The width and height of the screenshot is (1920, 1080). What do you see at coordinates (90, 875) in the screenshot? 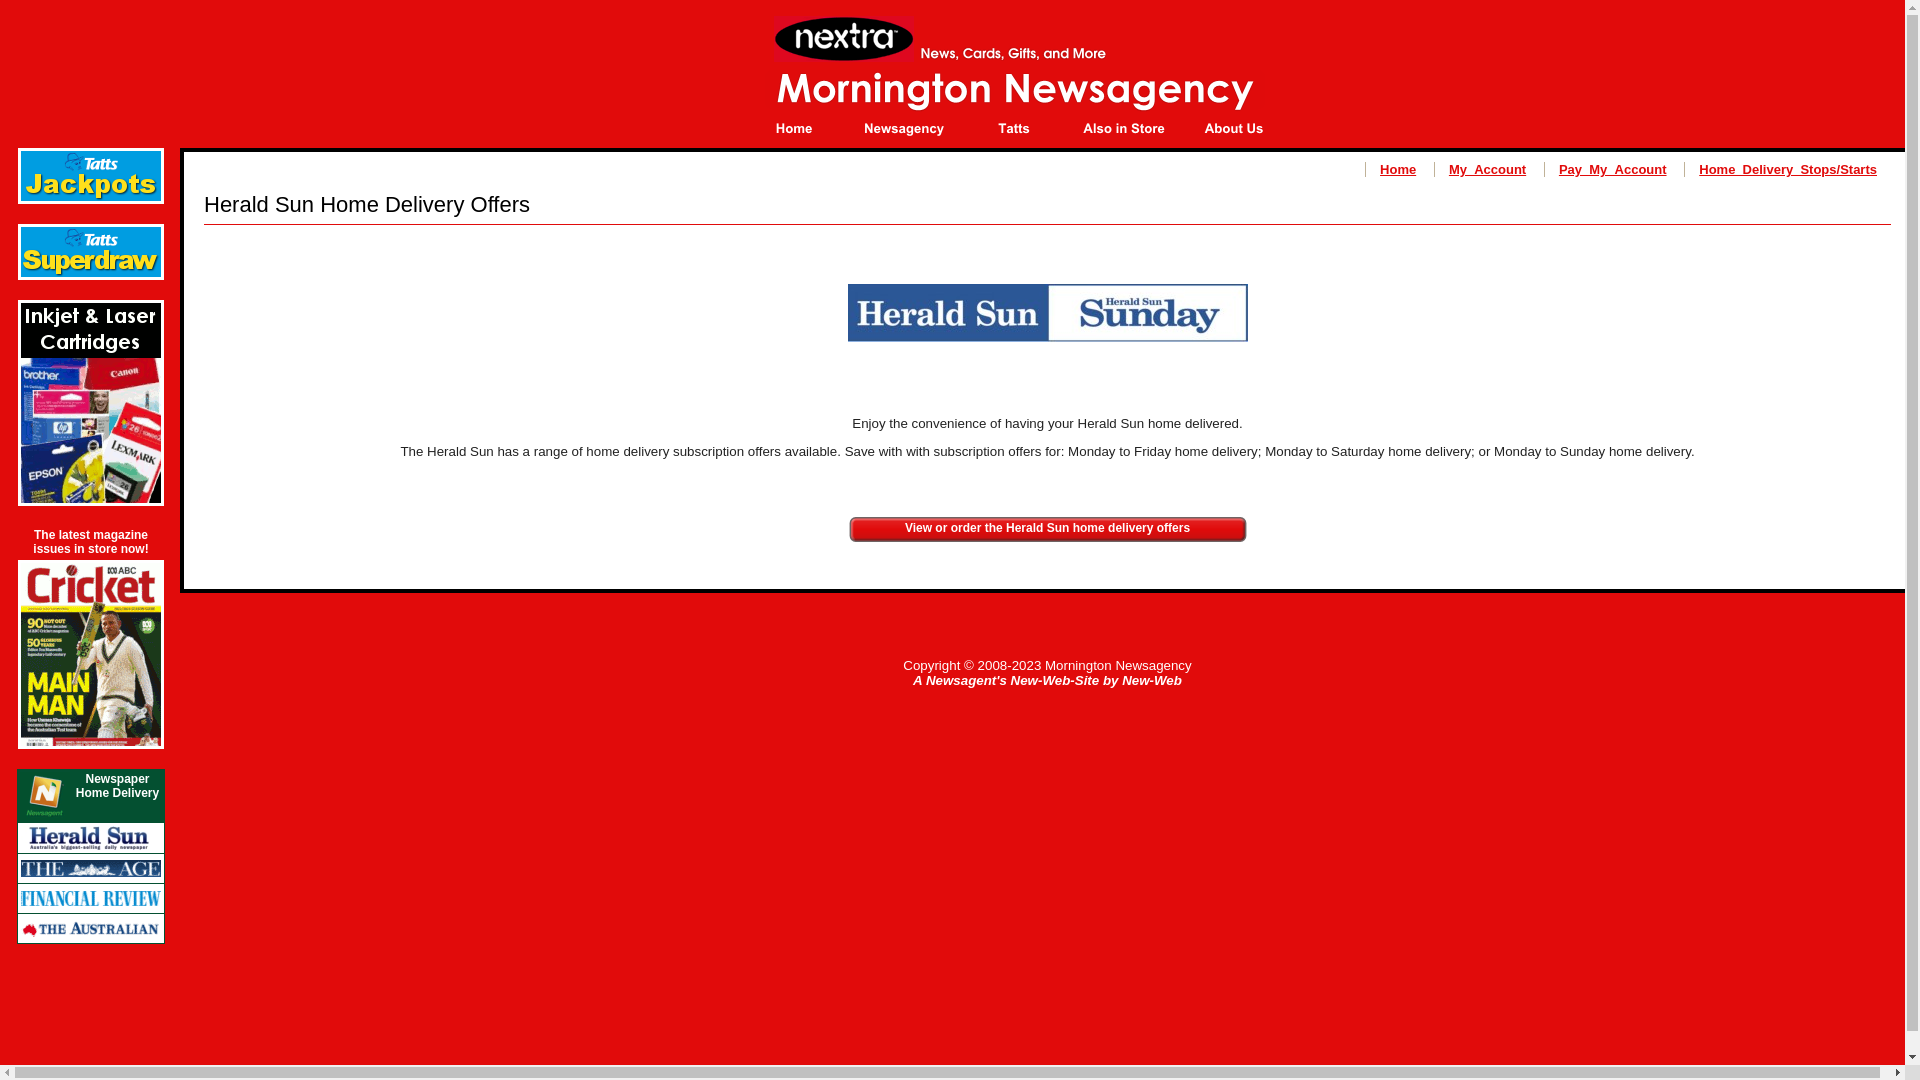
I see `'Click here to view or order The Age home delivery offer.'` at bounding box center [90, 875].